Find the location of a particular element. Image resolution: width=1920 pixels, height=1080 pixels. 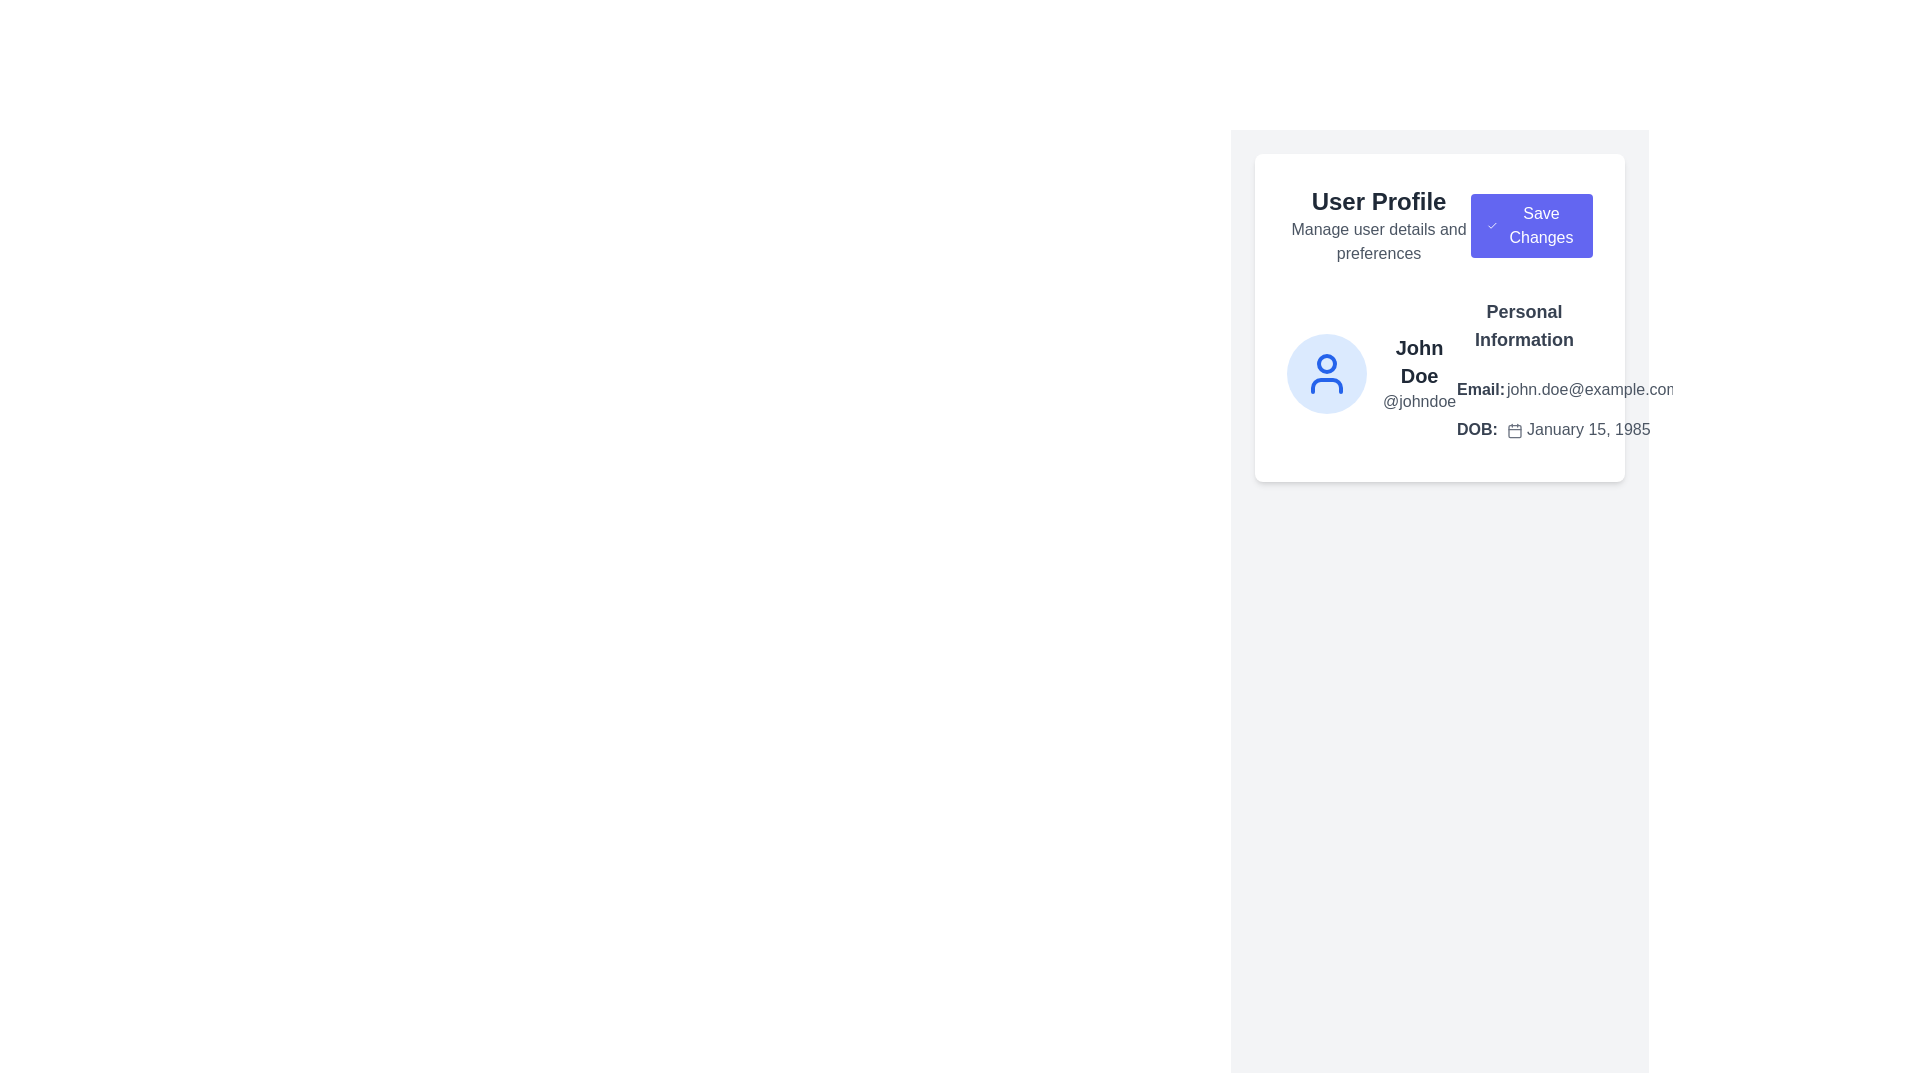

the lower portion of the user profile icon, which is represented as a semi-circular Decorative SVG graphic element is located at coordinates (1326, 385).